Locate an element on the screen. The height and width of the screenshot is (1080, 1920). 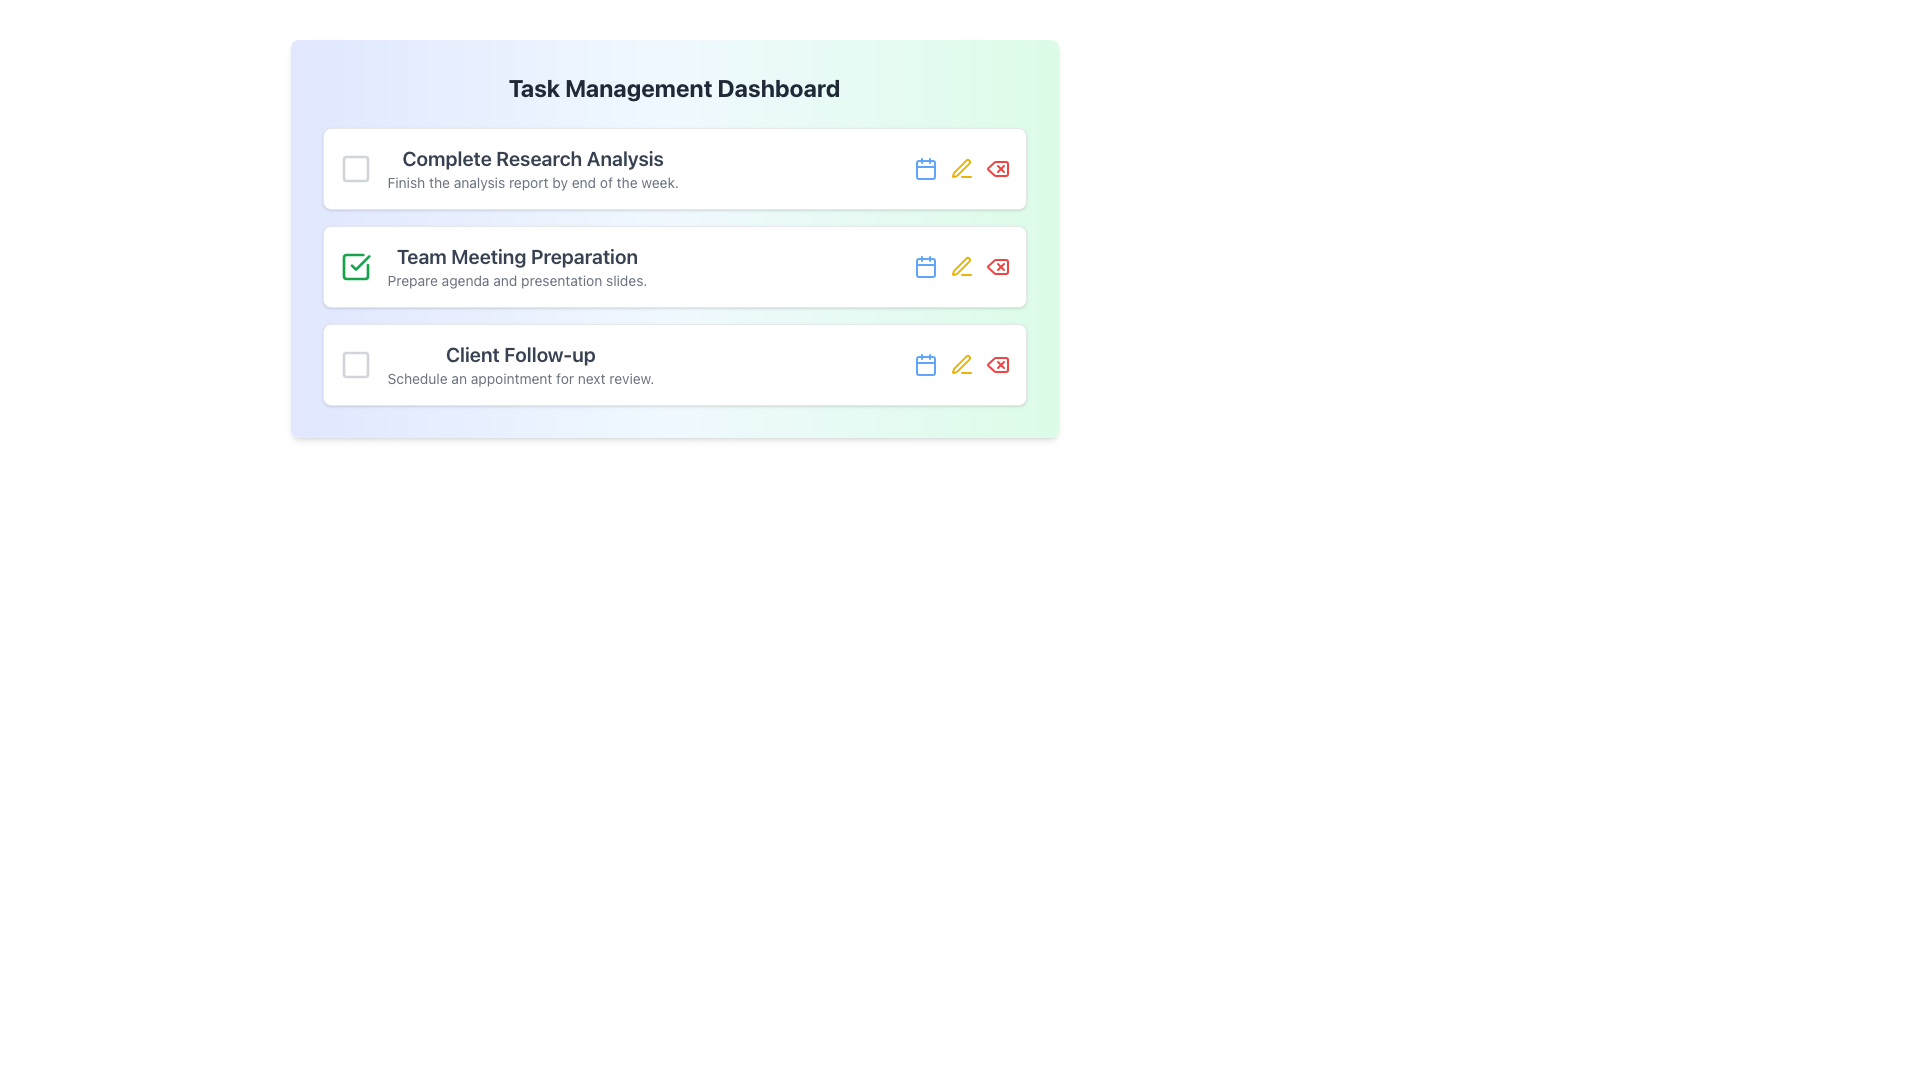
the red delete icon button located in the row for 'Team Meeting Preparation' is located at coordinates (997, 265).